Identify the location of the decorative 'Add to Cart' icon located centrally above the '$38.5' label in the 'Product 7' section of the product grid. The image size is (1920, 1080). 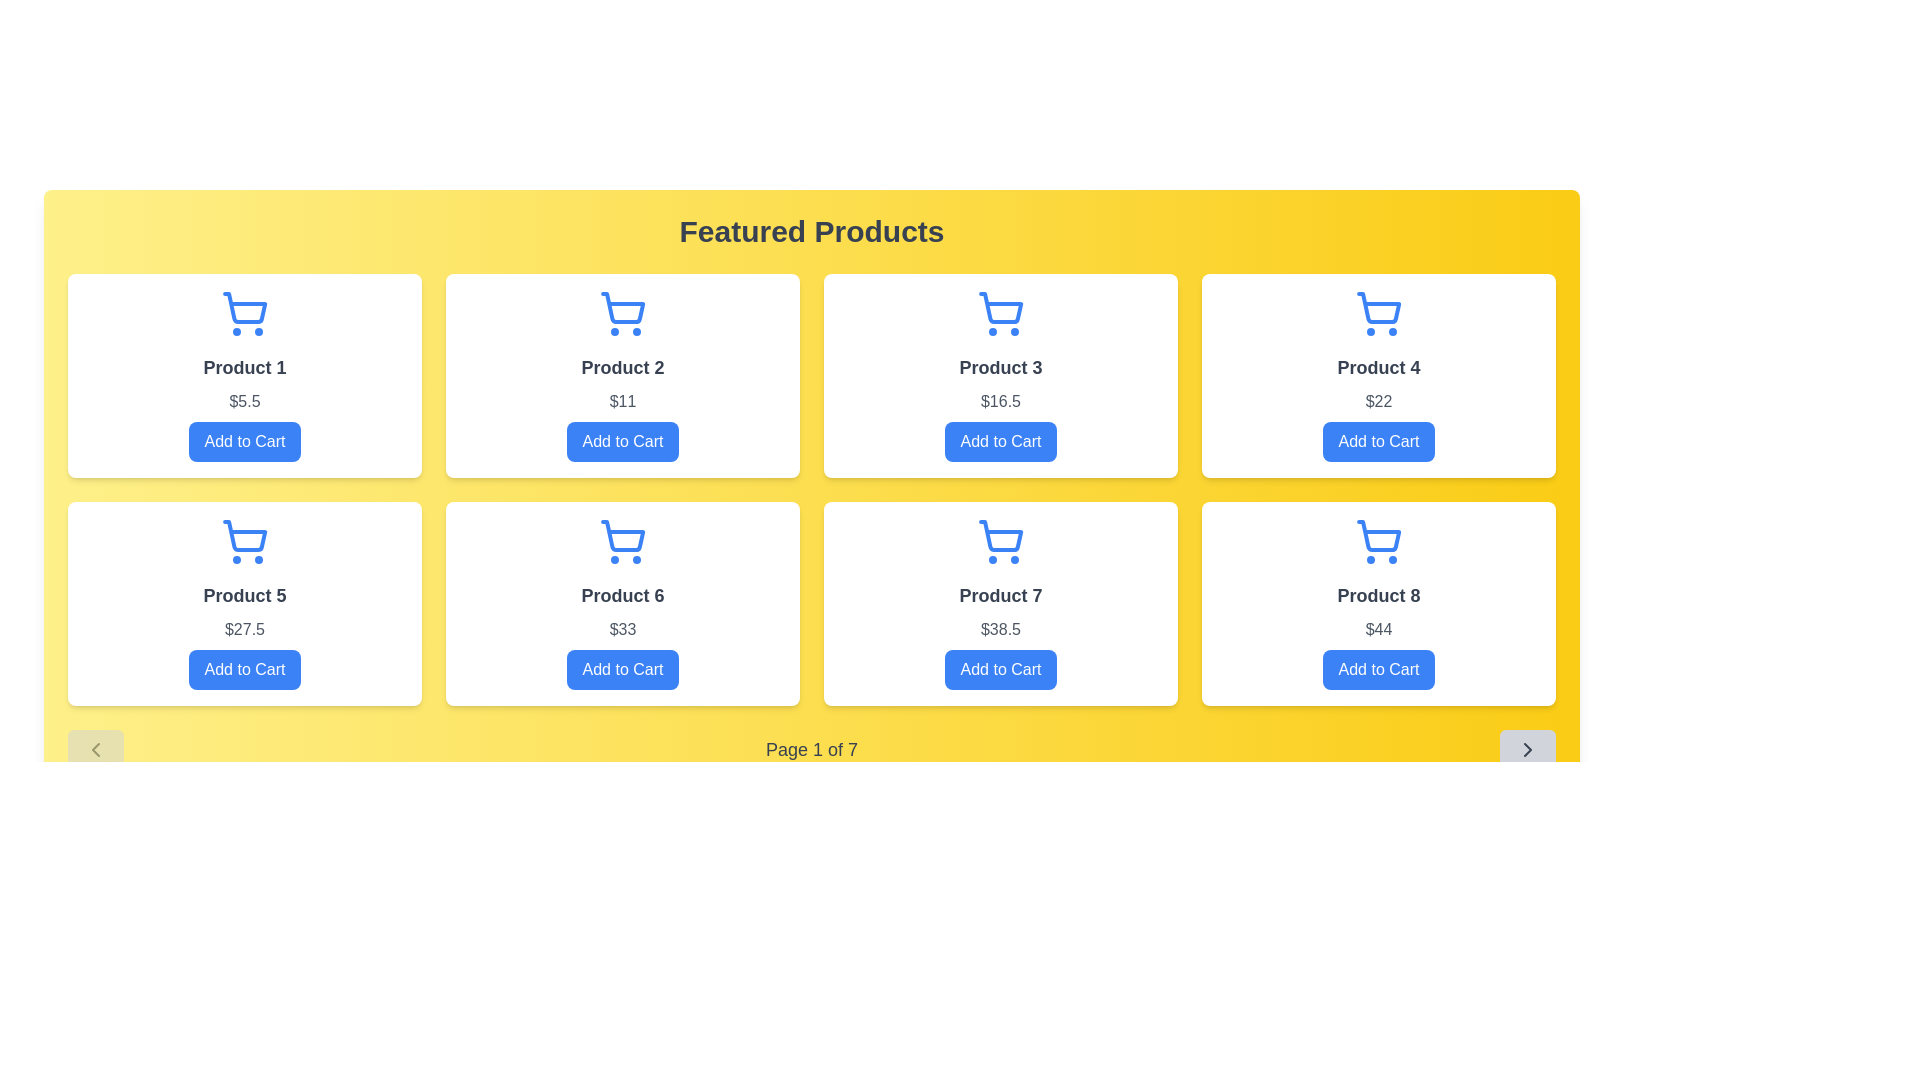
(1001, 542).